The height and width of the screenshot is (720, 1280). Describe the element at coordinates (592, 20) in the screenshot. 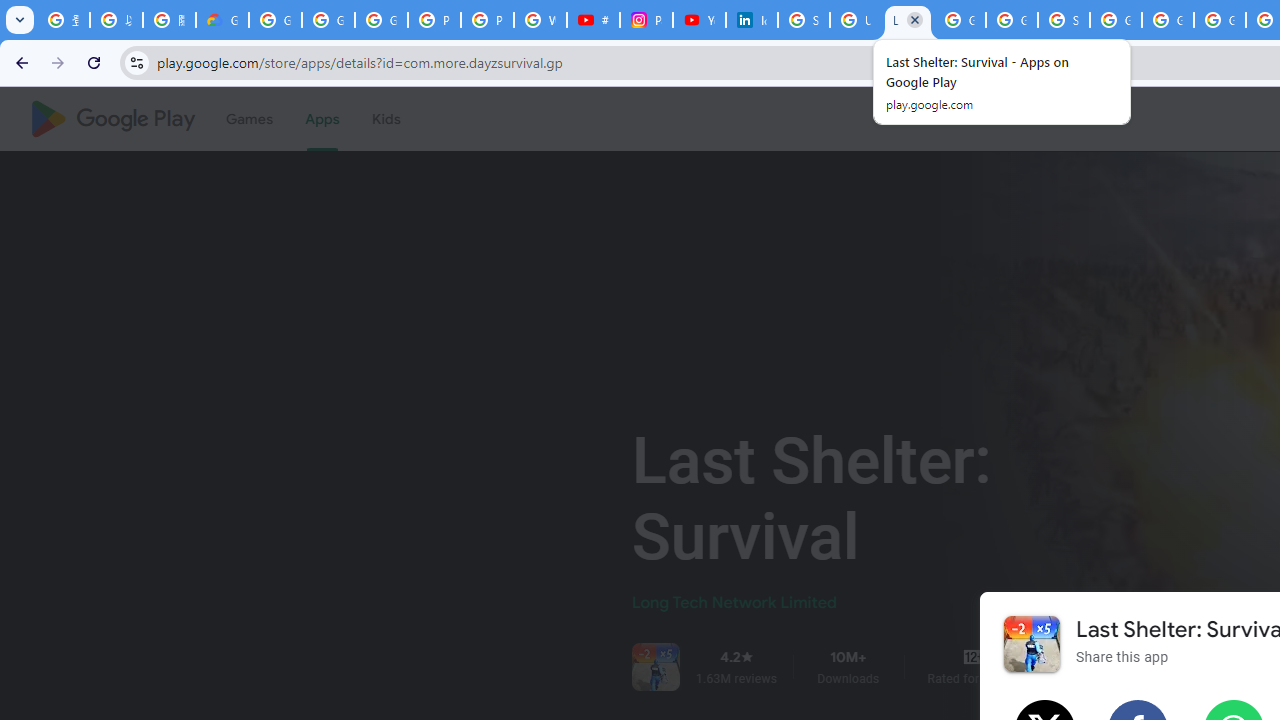

I see `'#nbabasketballhighlights - YouTube'` at that location.